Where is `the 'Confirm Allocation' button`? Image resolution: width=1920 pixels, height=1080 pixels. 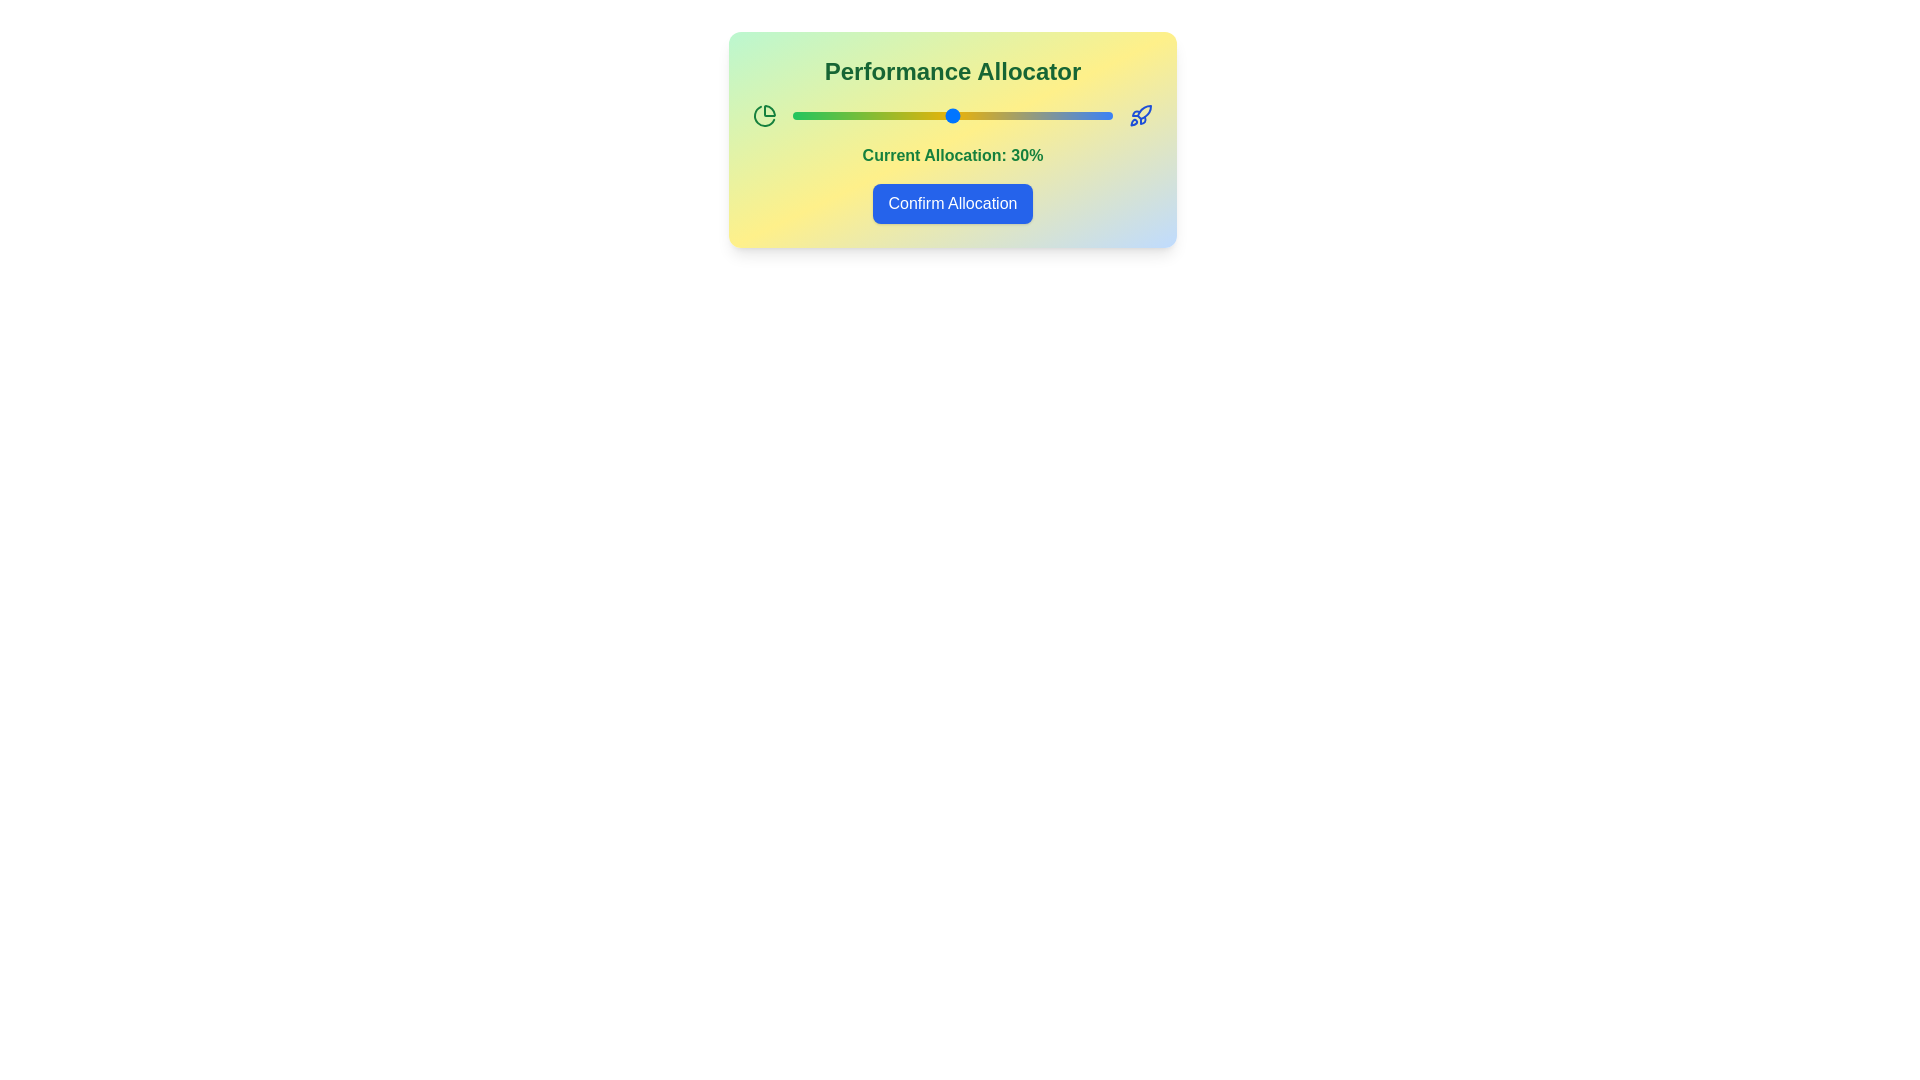 the 'Confirm Allocation' button is located at coordinates (951, 204).